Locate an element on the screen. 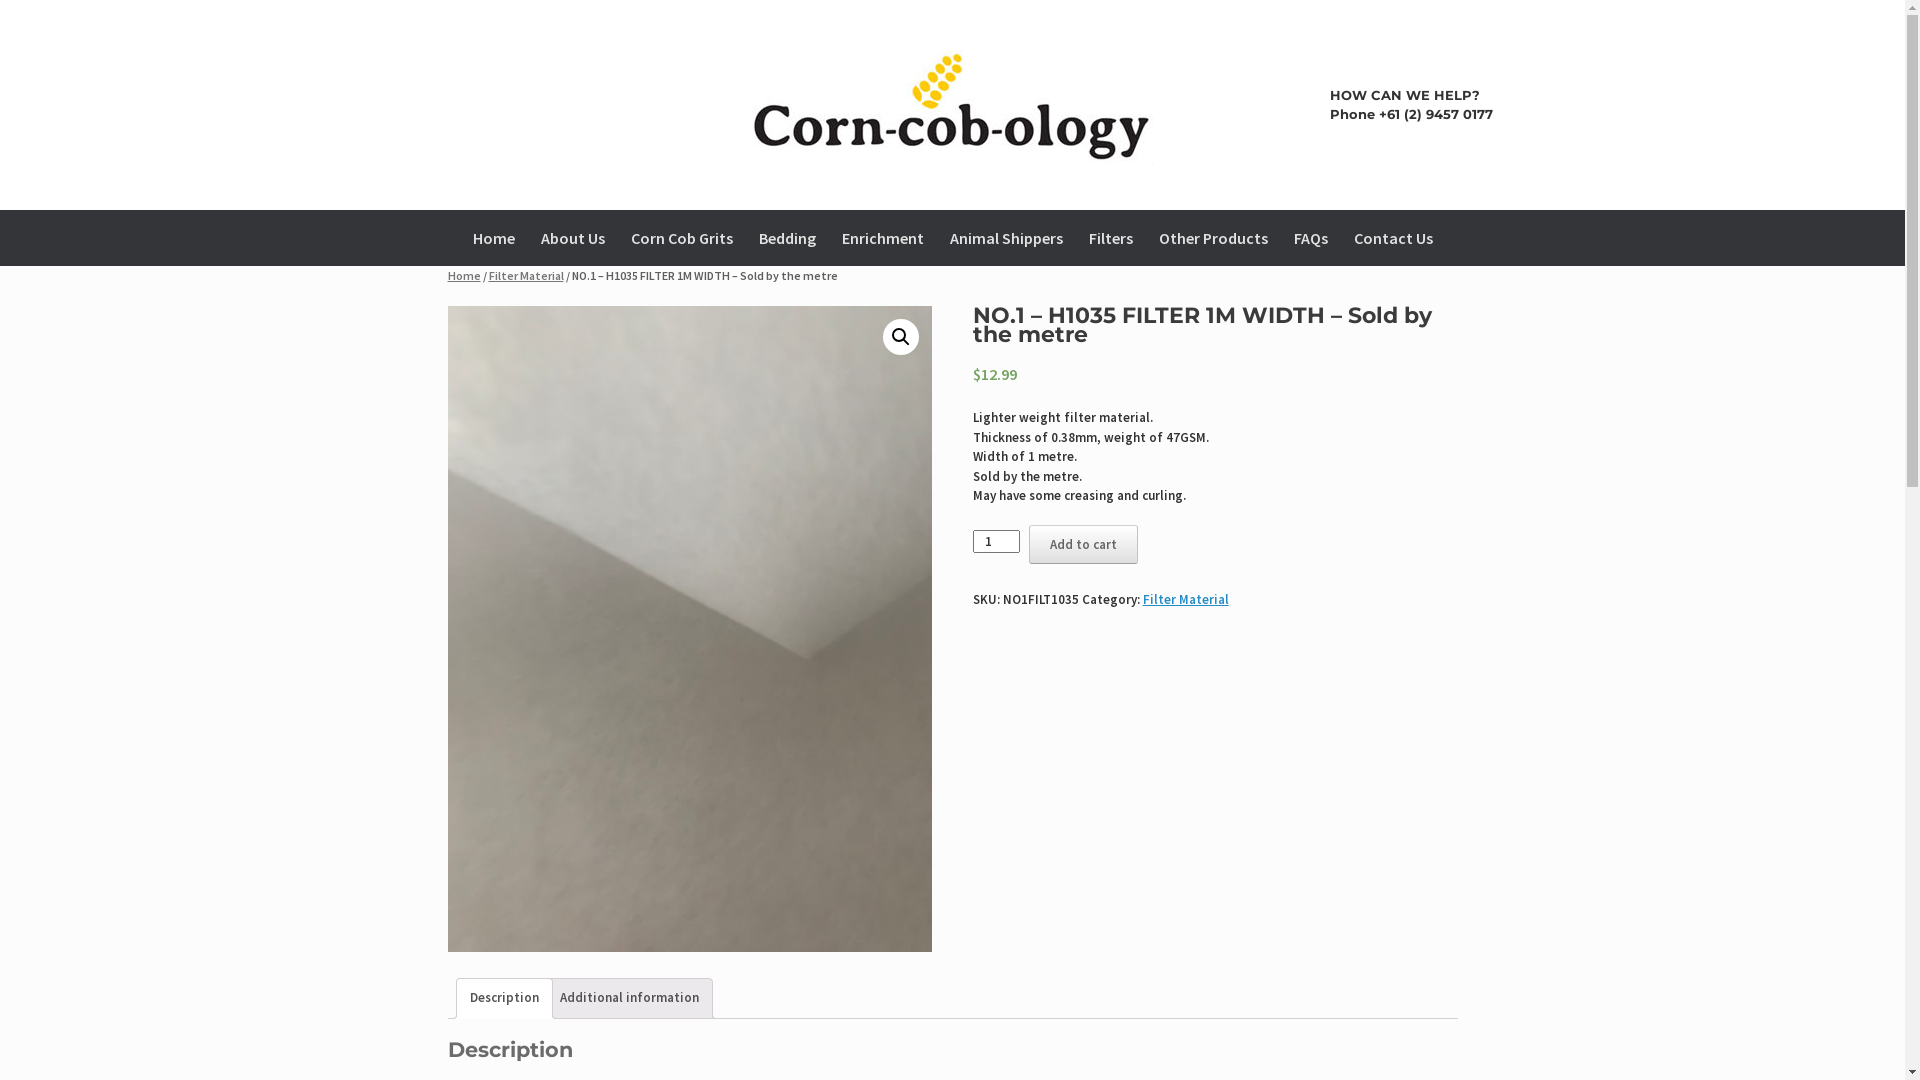 This screenshot has height=1080, width=1920. 'Corn Cob Grits' is located at coordinates (617, 237).